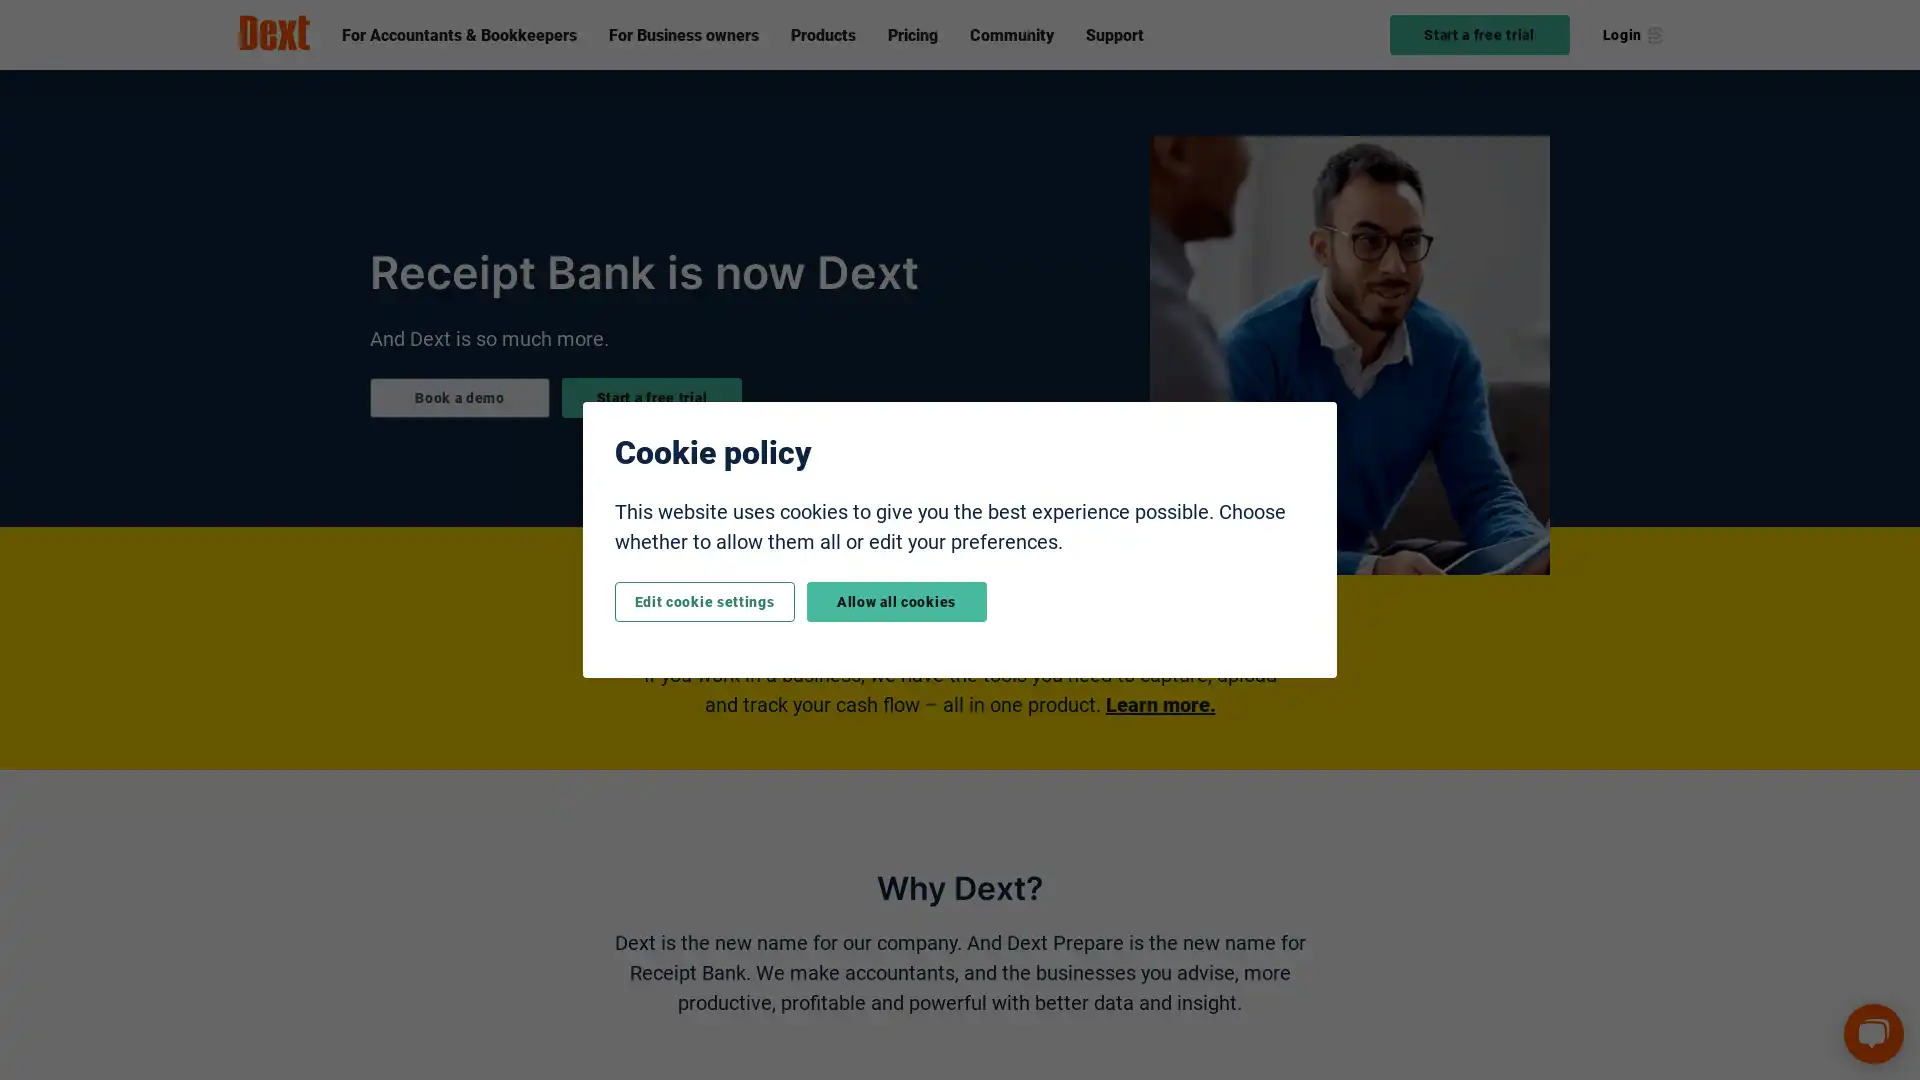  Describe the element at coordinates (704, 600) in the screenshot. I see `Edit cookie settings` at that location.